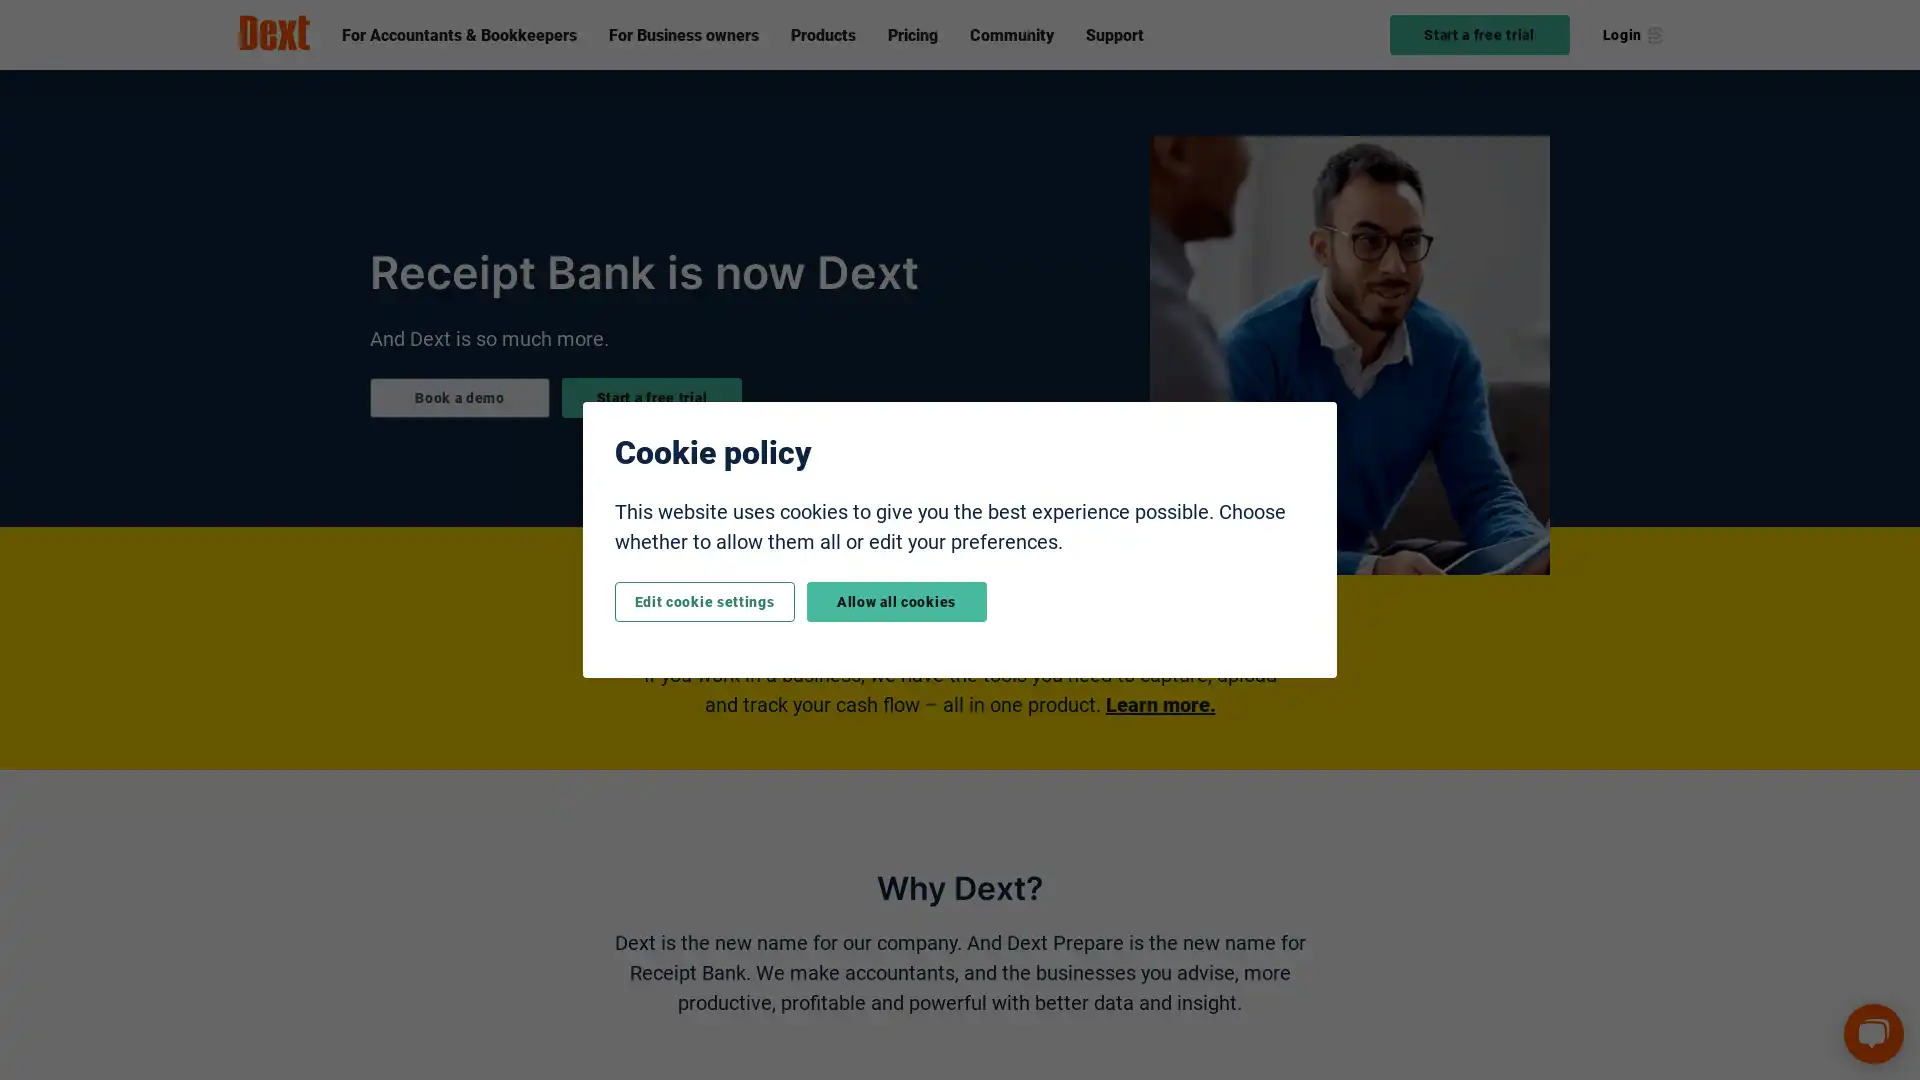  Describe the element at coordinates (704, 600) in the screenshot. I see `Edit cookie settings` at that location.